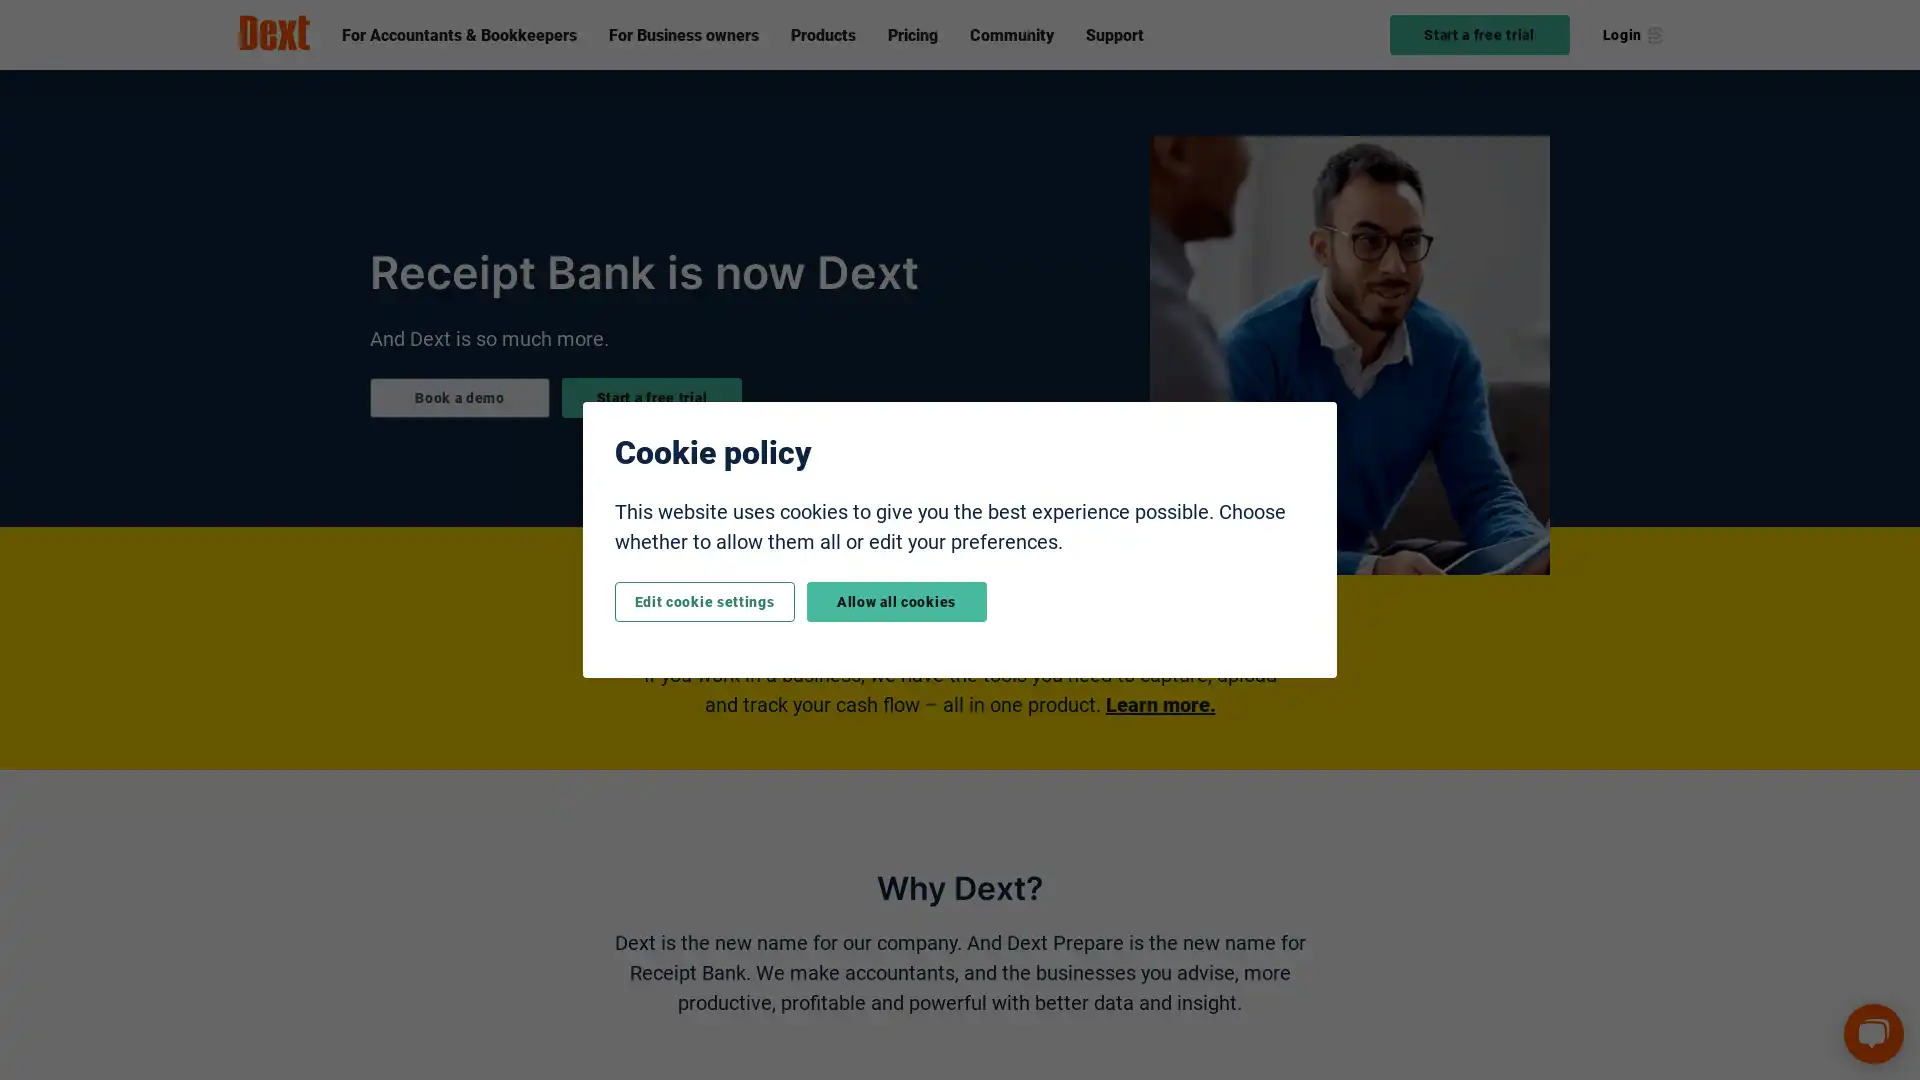  Describe the element at coordinates (704, 600) in the screenshot. I see `Edit cookie settings` at that location.